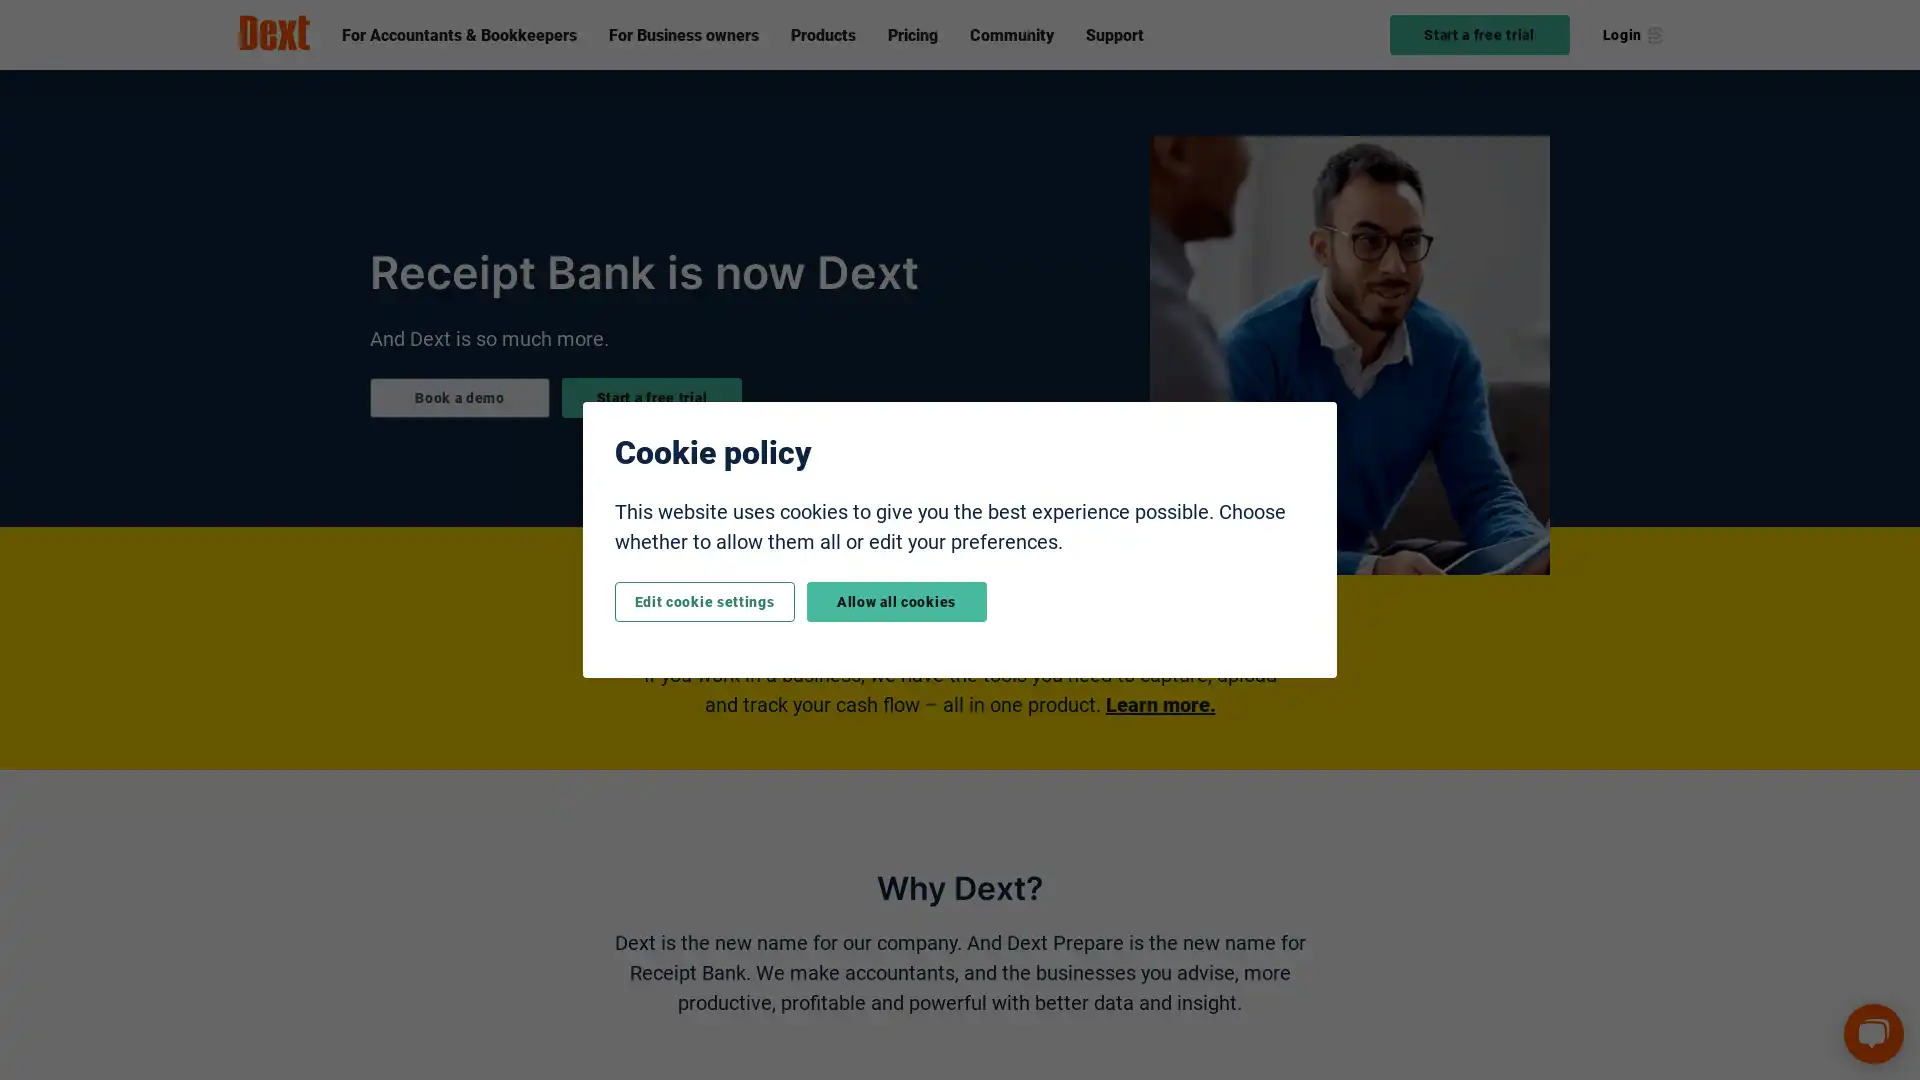  Describe the element at coordinates (704, 600) in the screenshot. I see `Edit cookie settings` at that location.